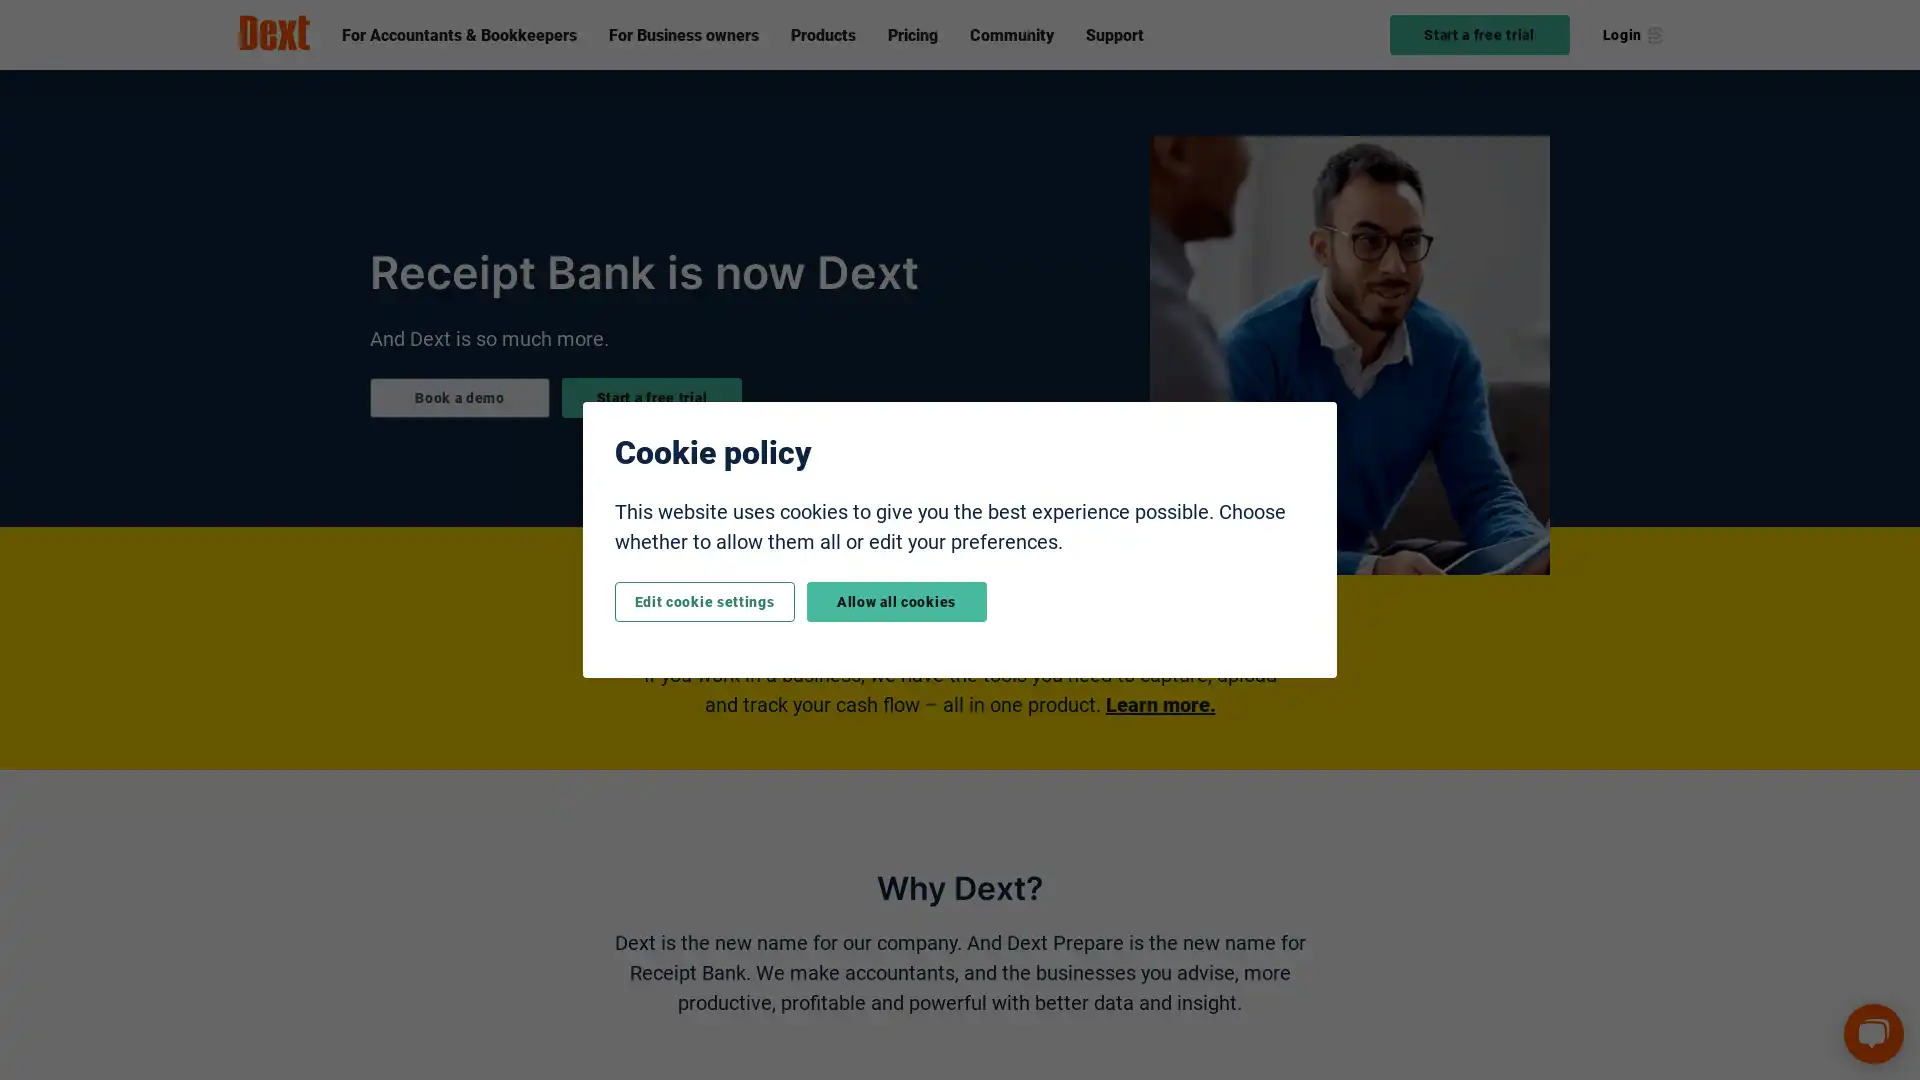  Describe the element at coordinates (704, 600) in the screenshot. I see `Edit cookie settings` at that location.